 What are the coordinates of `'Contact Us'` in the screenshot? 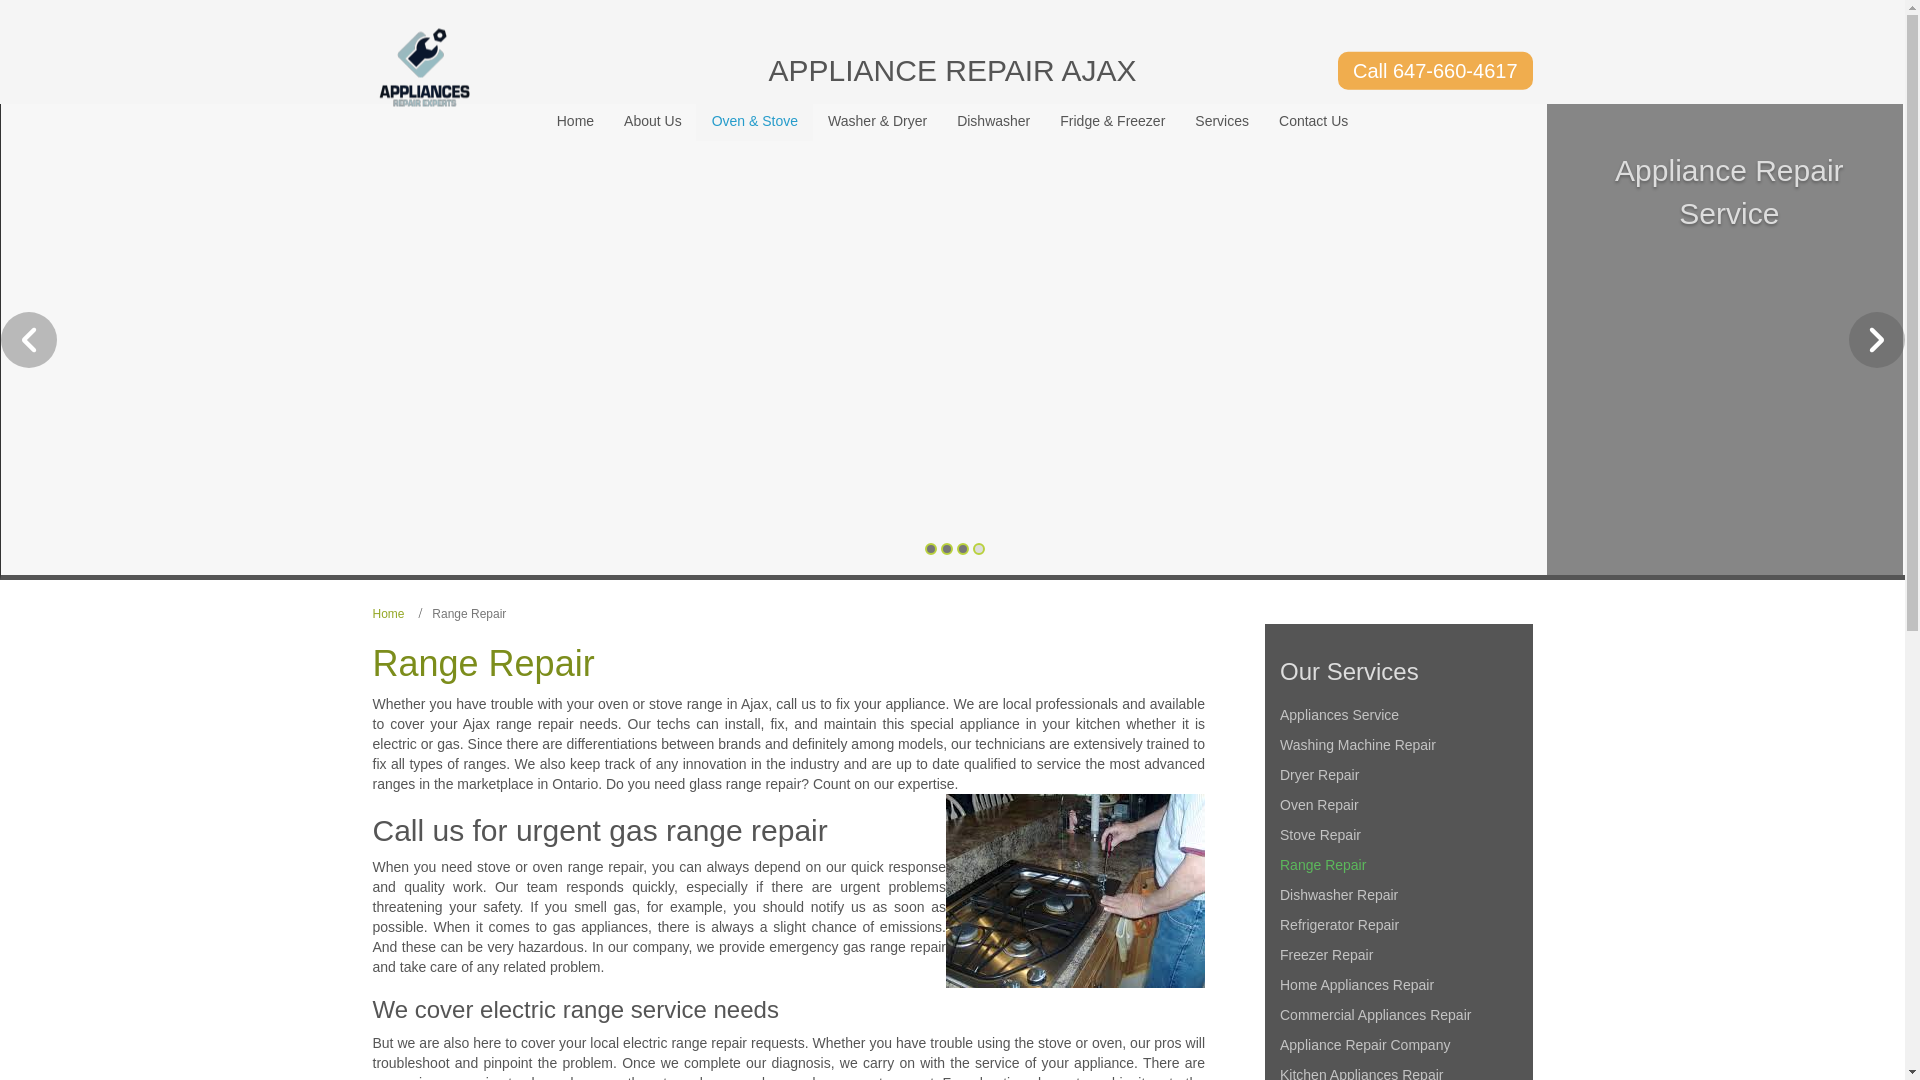 It's located at (1313, 120).